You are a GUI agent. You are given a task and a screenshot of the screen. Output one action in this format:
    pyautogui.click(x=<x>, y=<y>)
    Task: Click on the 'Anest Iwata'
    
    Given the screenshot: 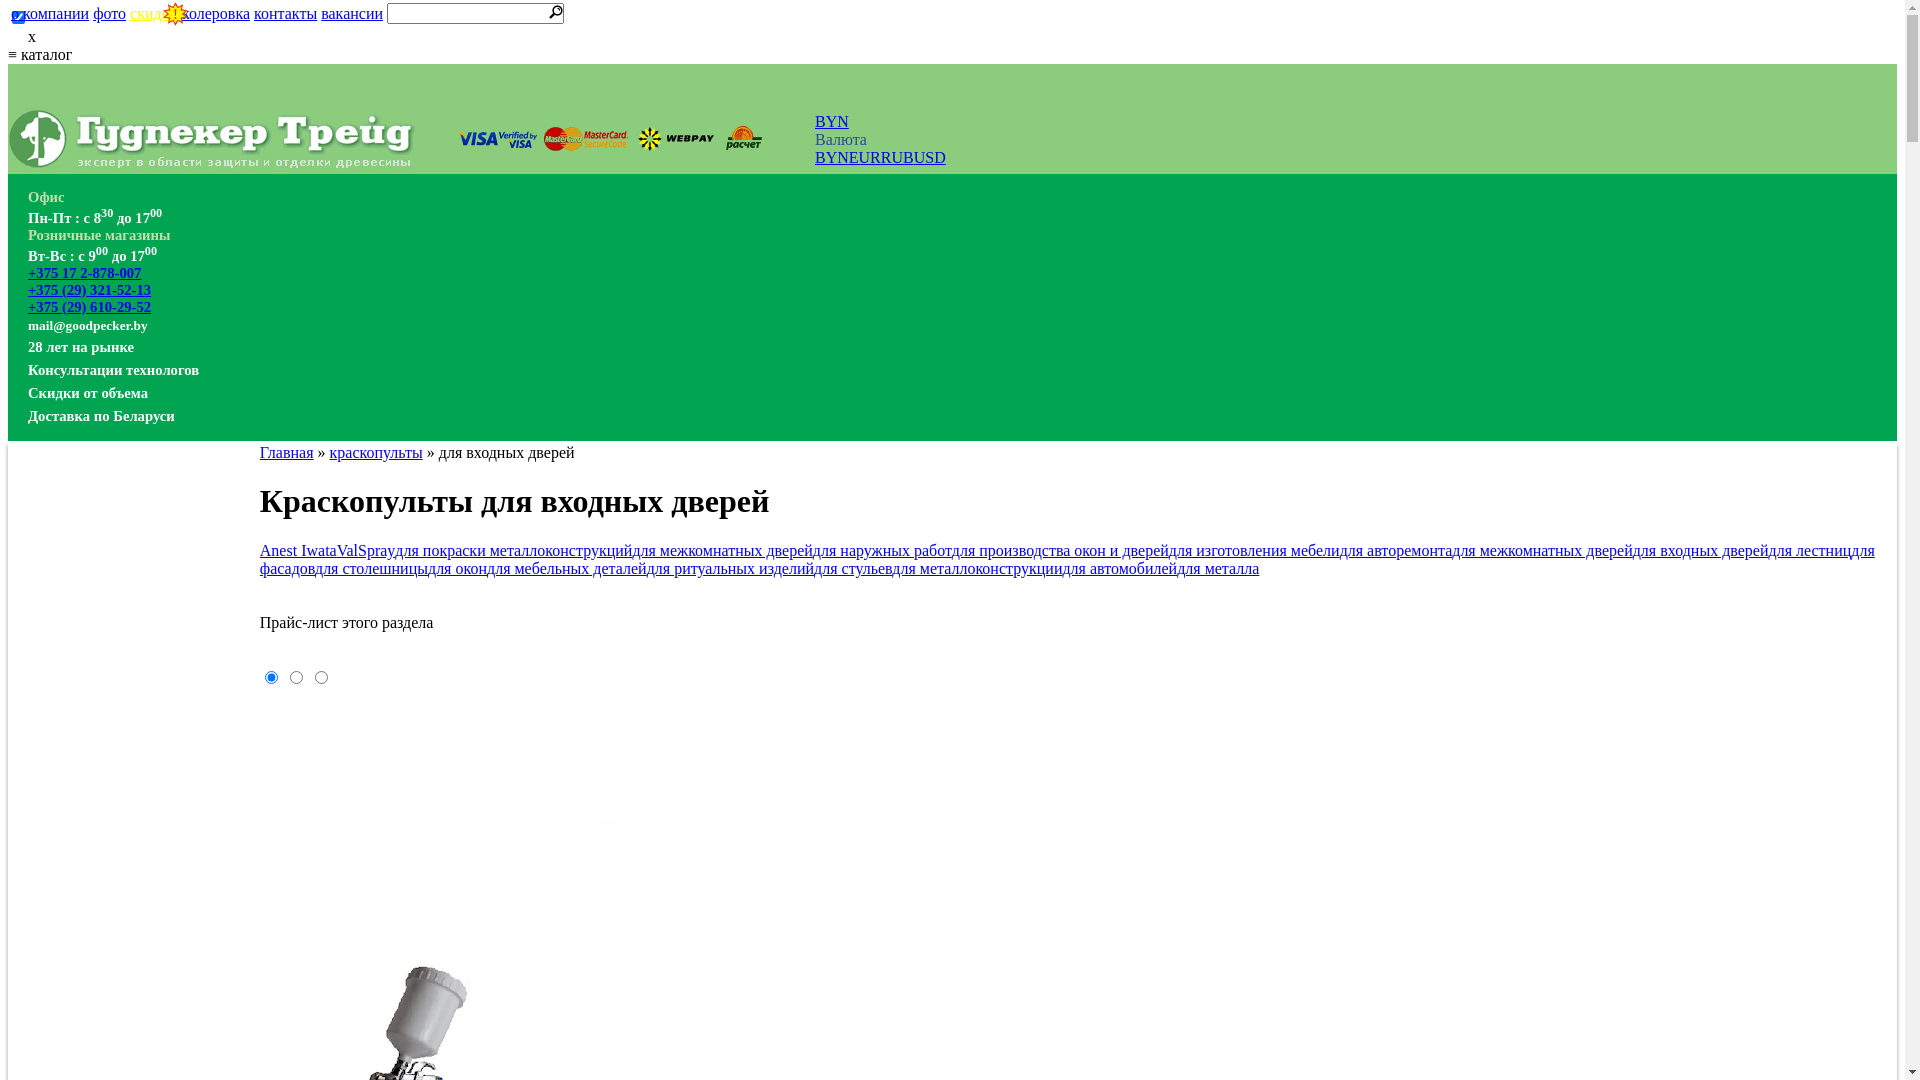 What is the action you would take?
    pyautogui.click(x=297, y=550)
    